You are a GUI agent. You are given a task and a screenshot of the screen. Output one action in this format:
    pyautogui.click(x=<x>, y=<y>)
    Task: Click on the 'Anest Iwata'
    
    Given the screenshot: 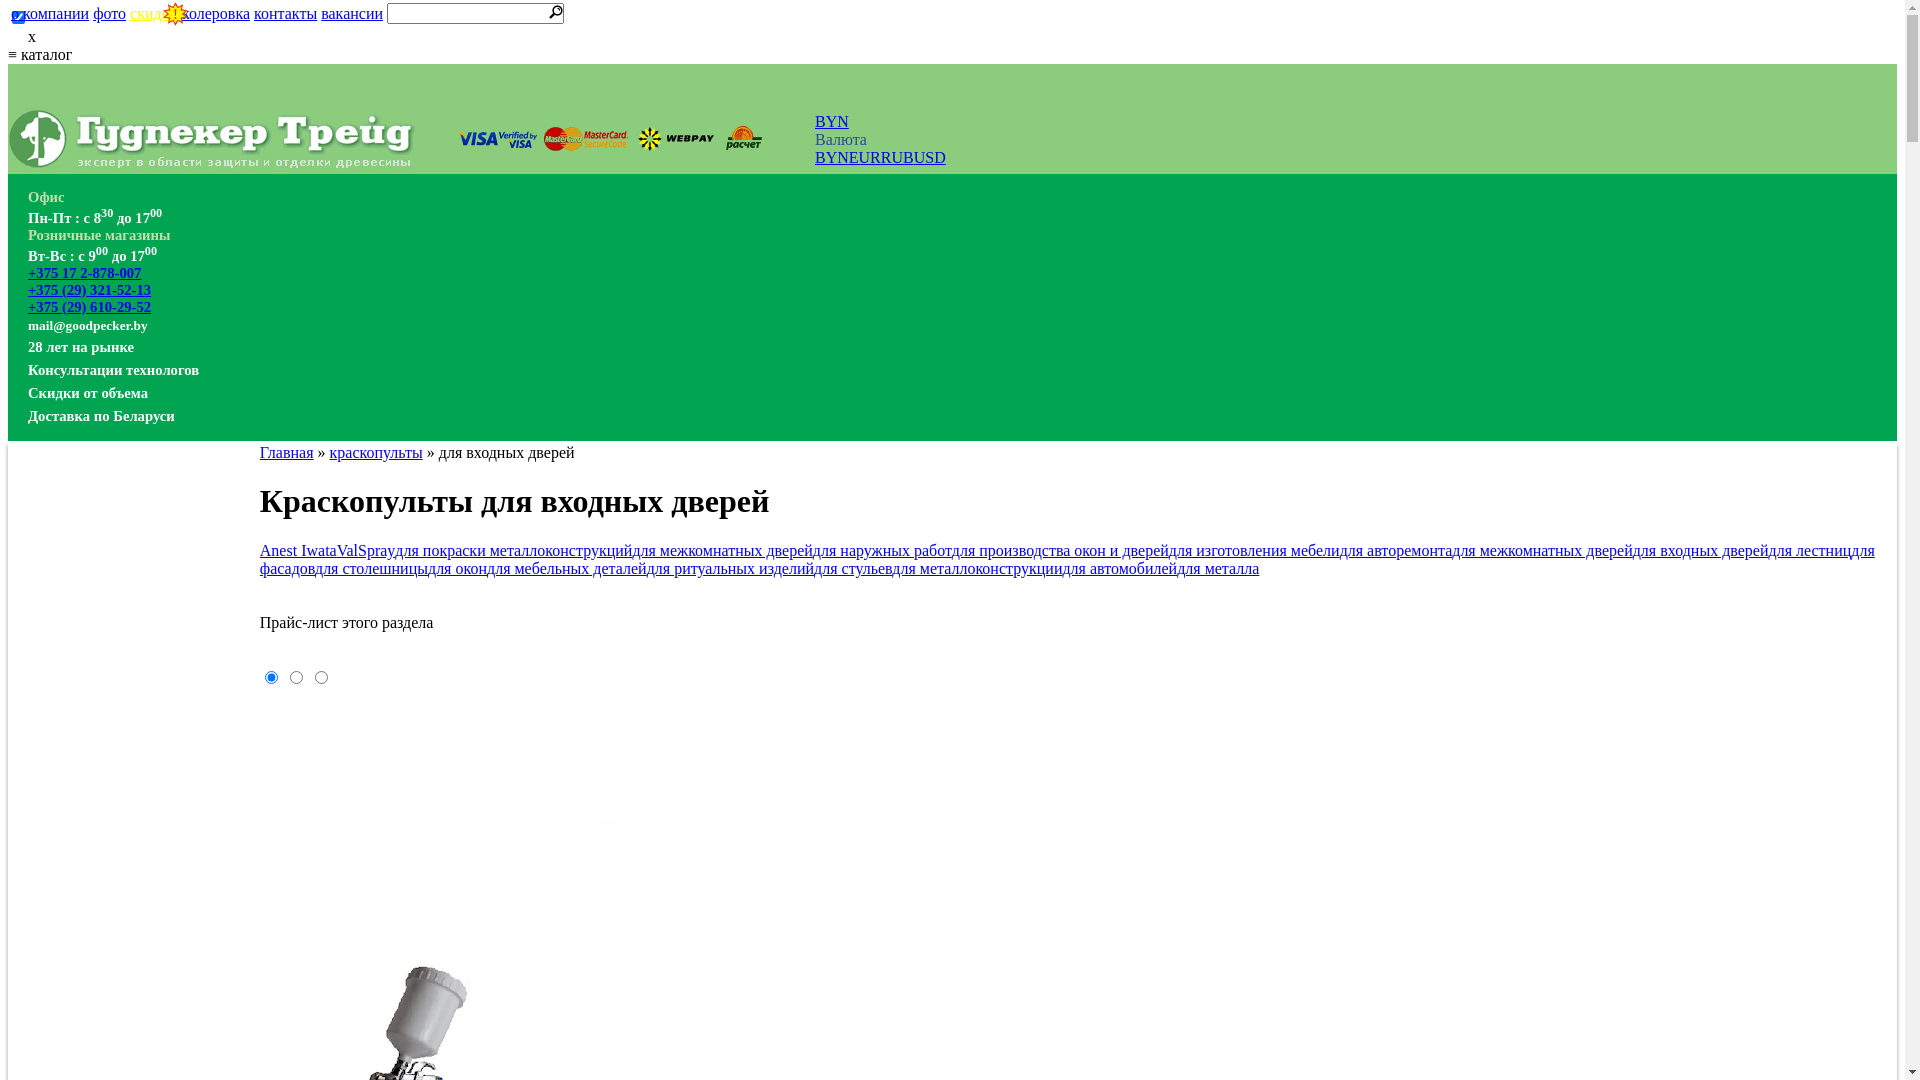 What is the action you would take?
    pyautogui.click(x=297, y=550)
    